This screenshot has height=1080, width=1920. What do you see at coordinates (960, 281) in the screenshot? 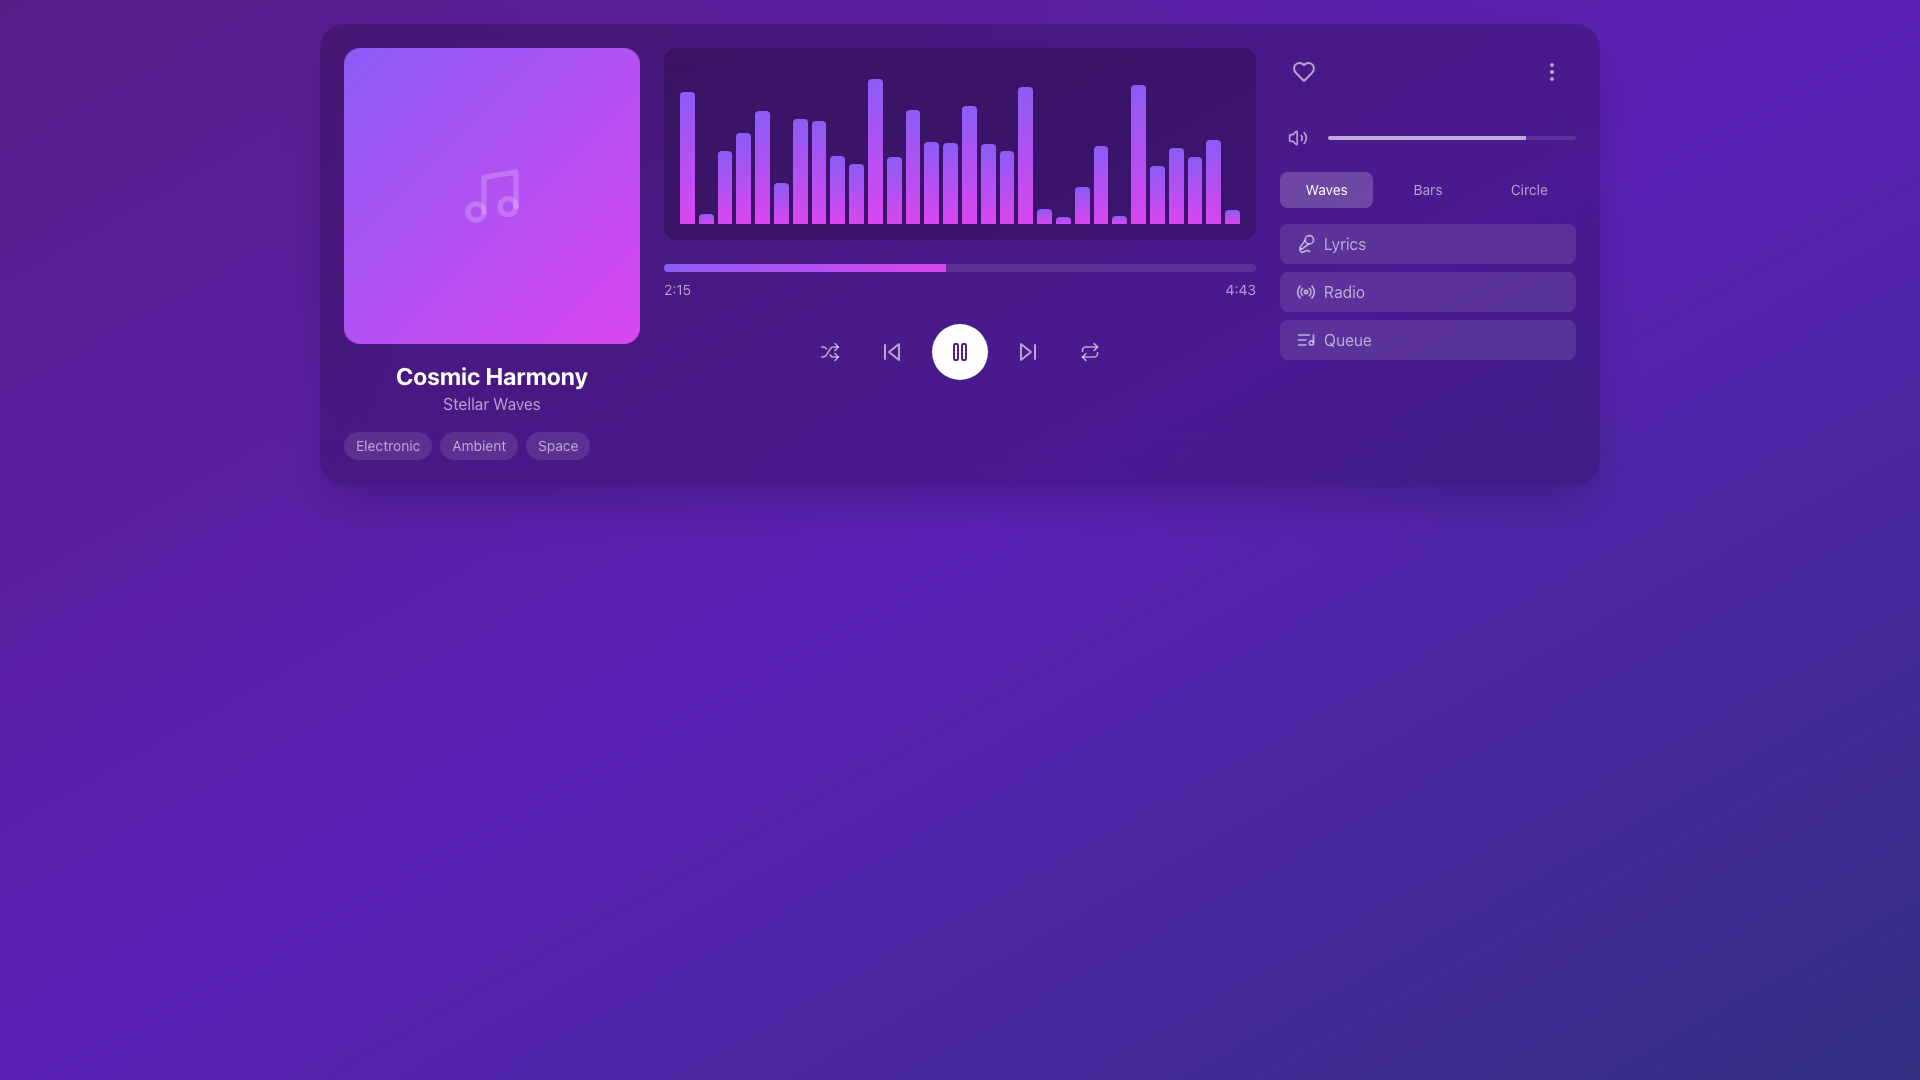
I see `the horizontal progress bar with a gradient fill` at bounding box center [960, 281].